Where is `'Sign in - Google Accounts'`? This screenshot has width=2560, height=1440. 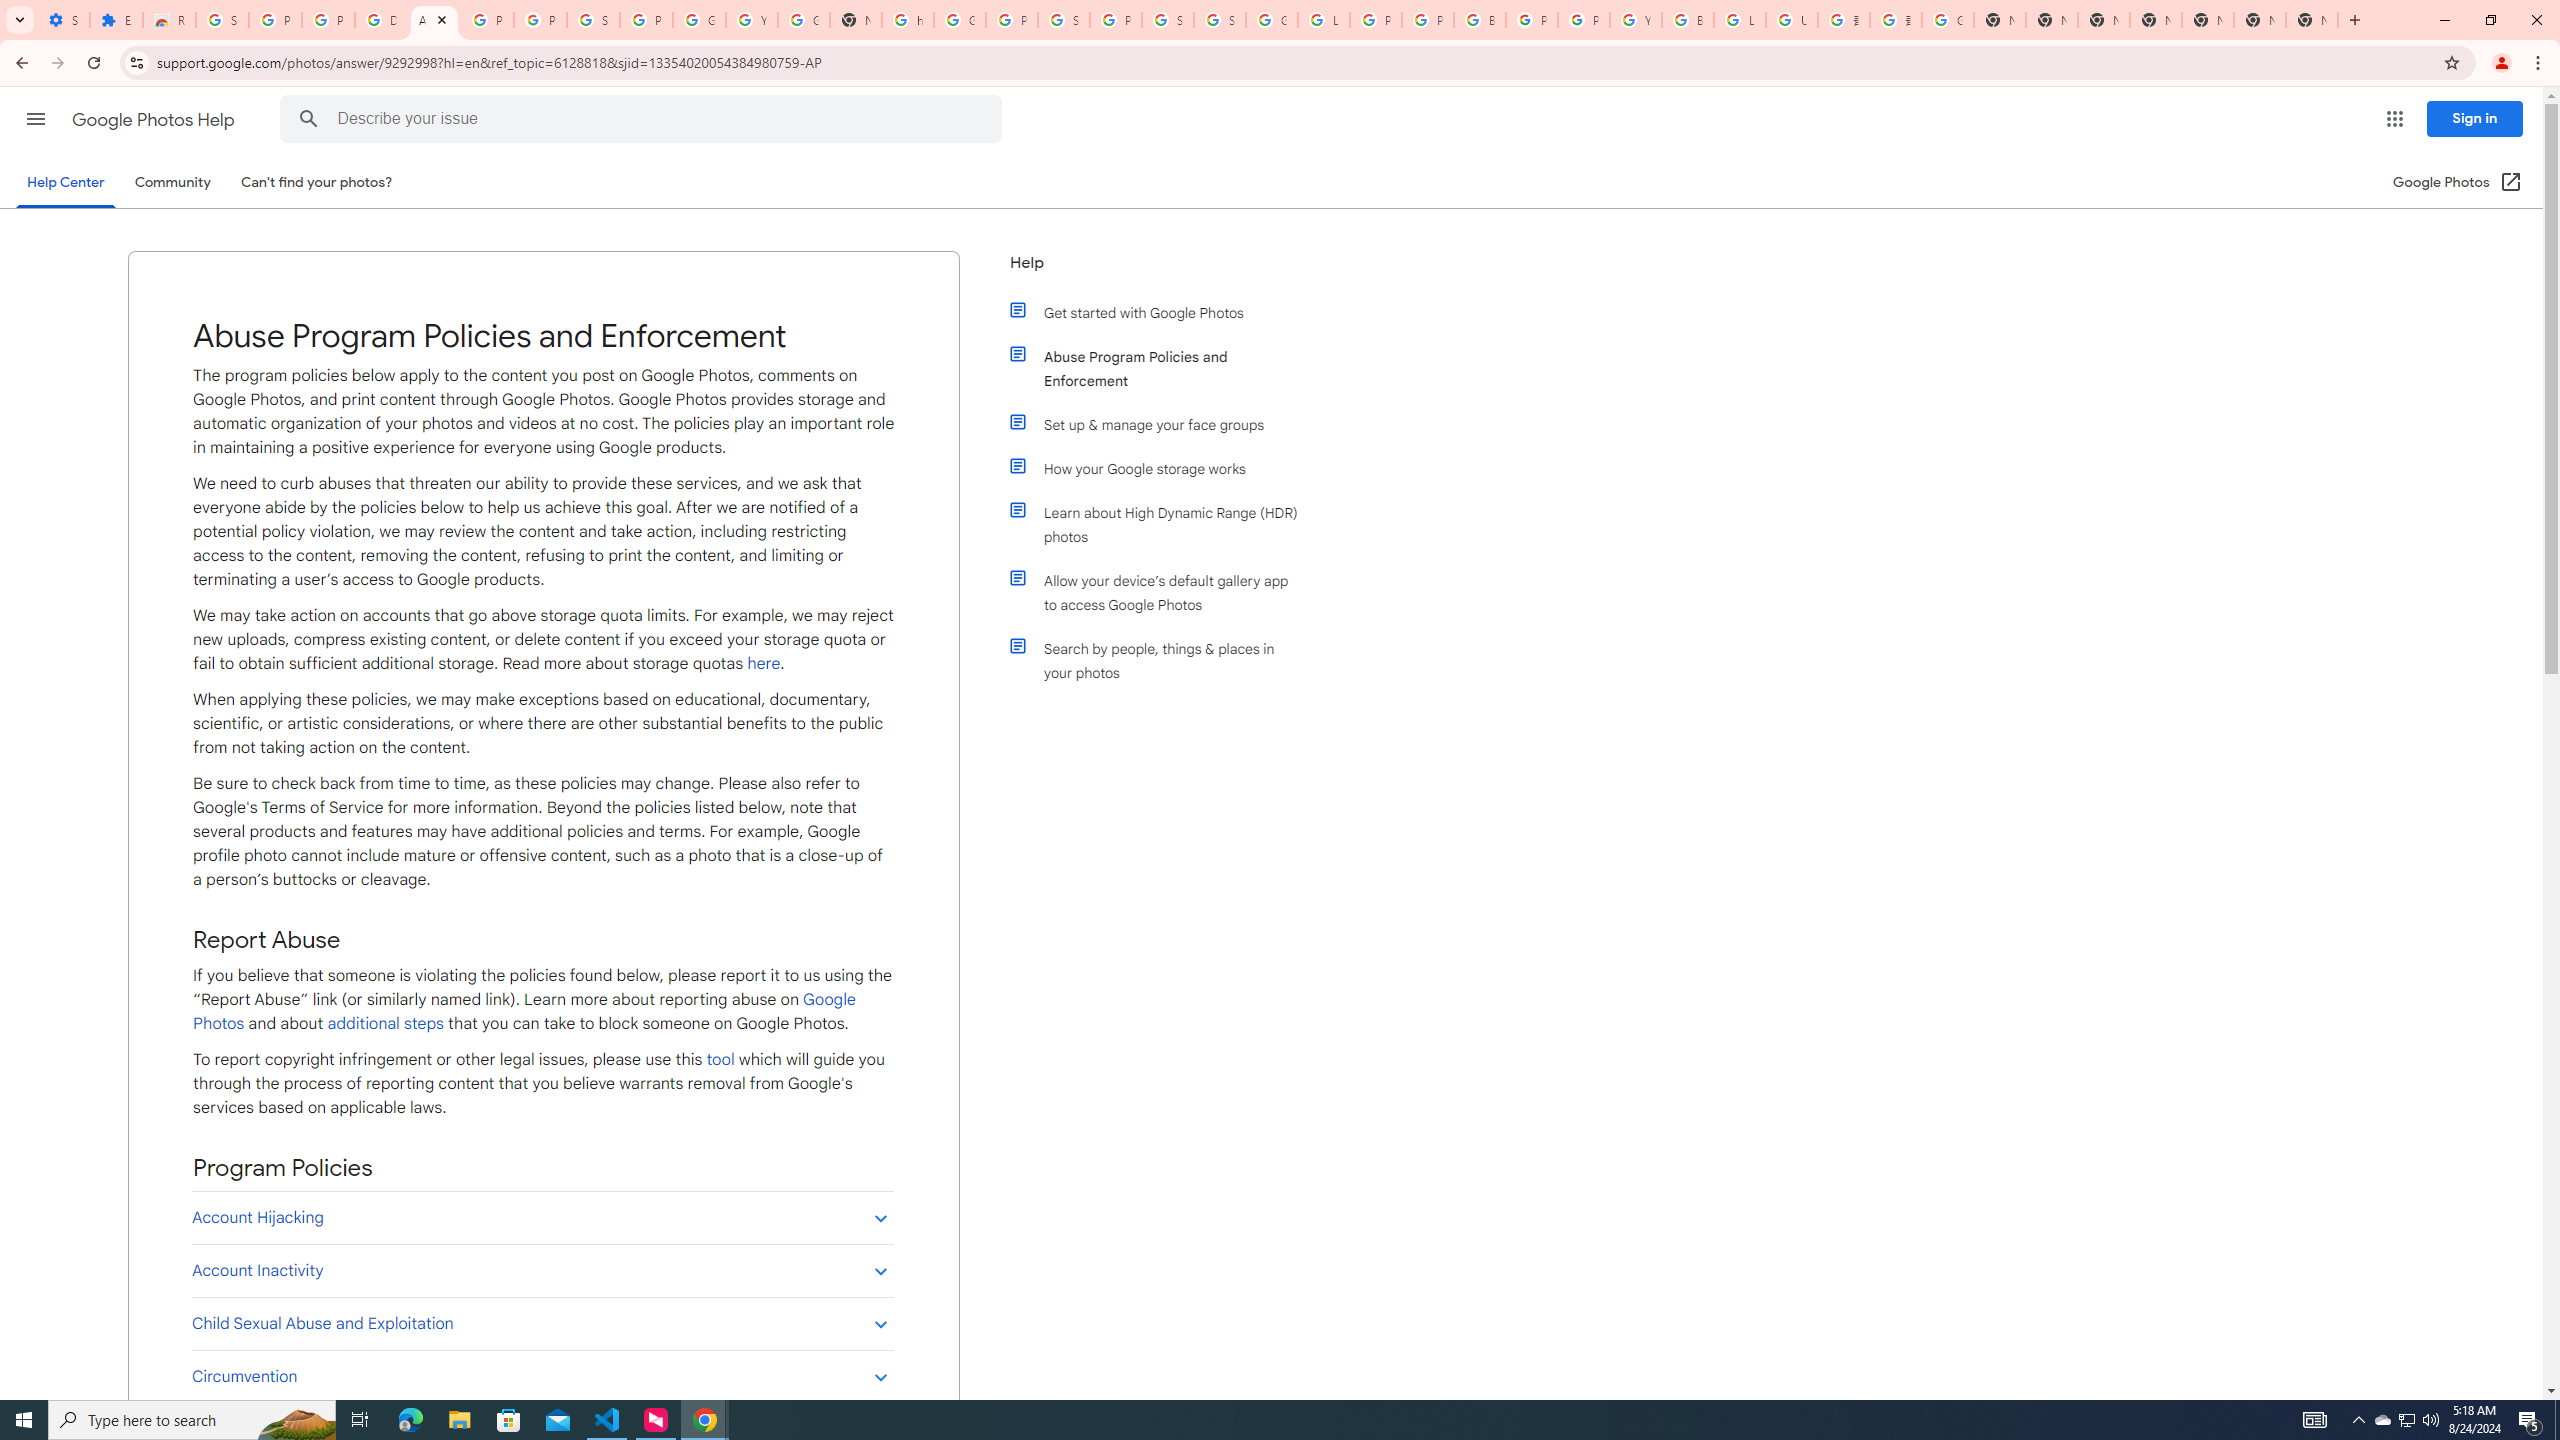
'Sign in - Google Accounts' is located at coordinates (1063, 19).